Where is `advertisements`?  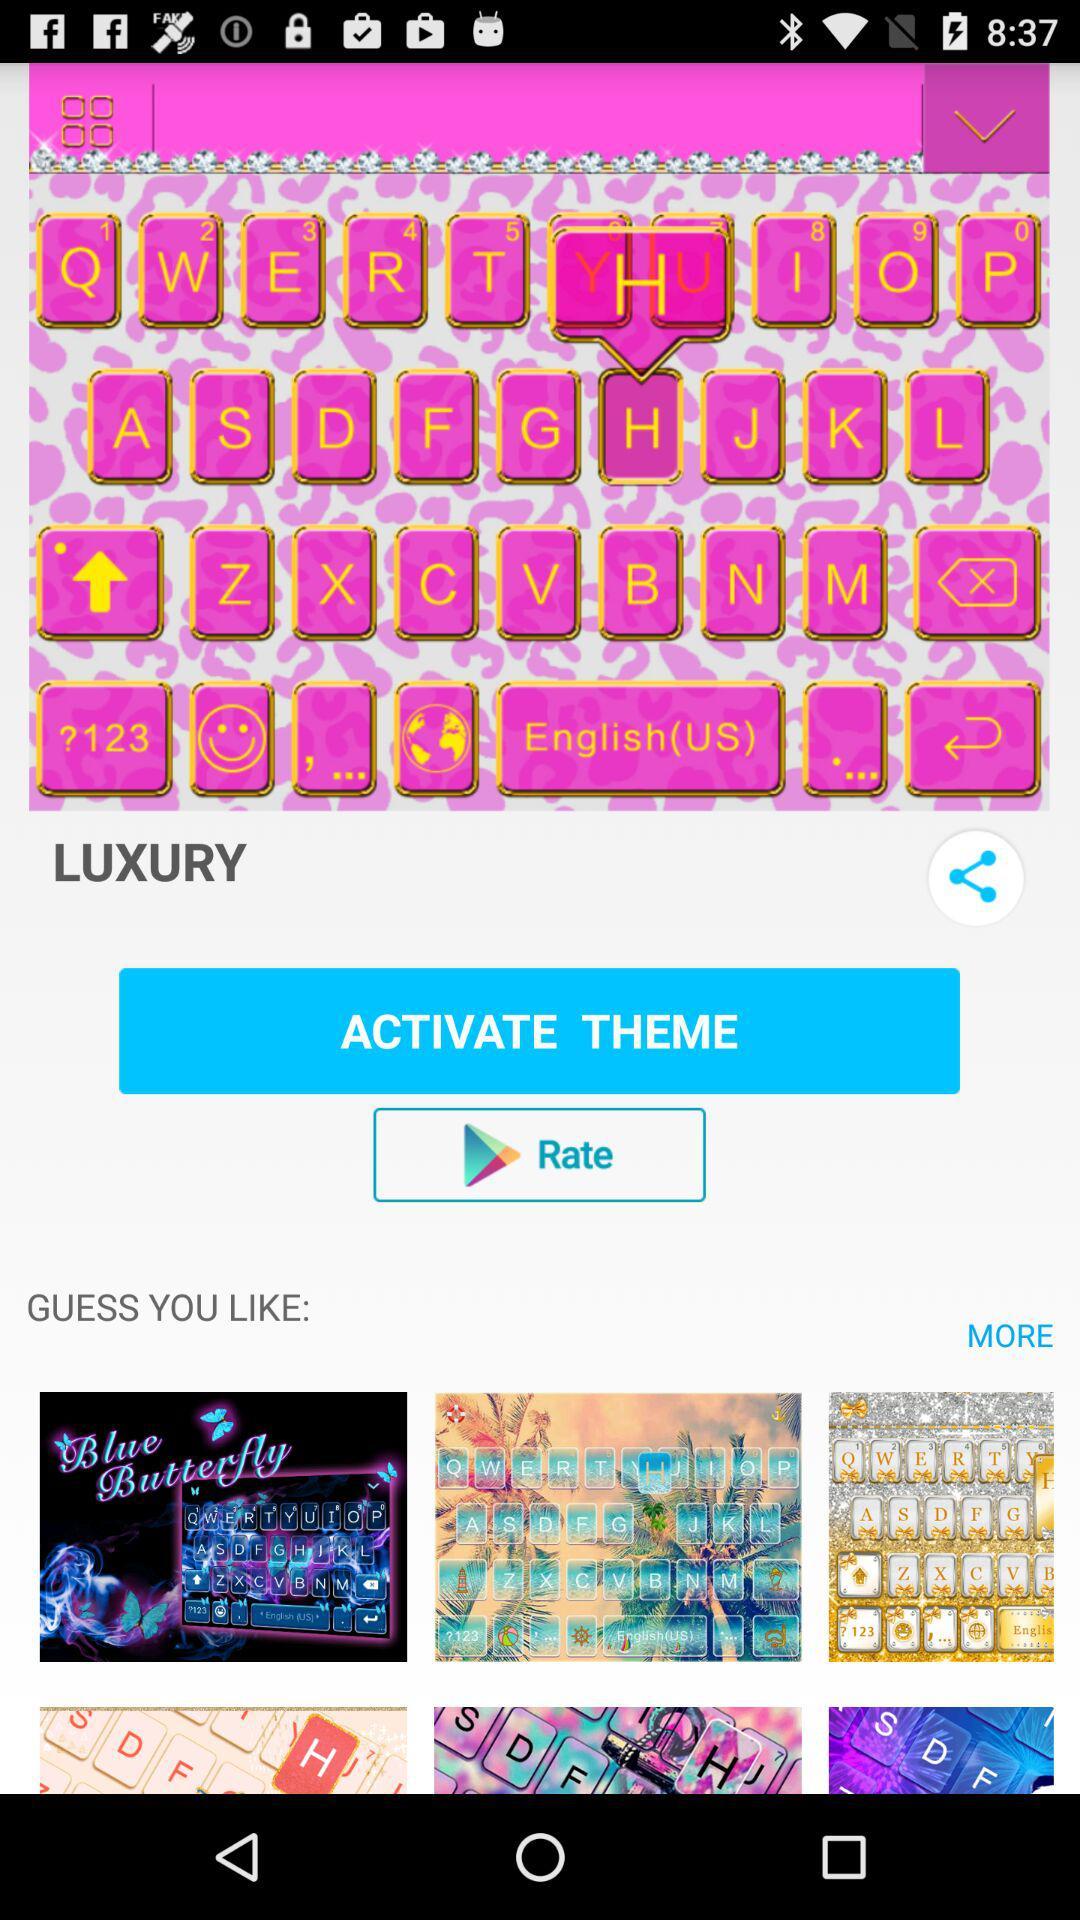
advertisements is located at coordinates (616, 1525).